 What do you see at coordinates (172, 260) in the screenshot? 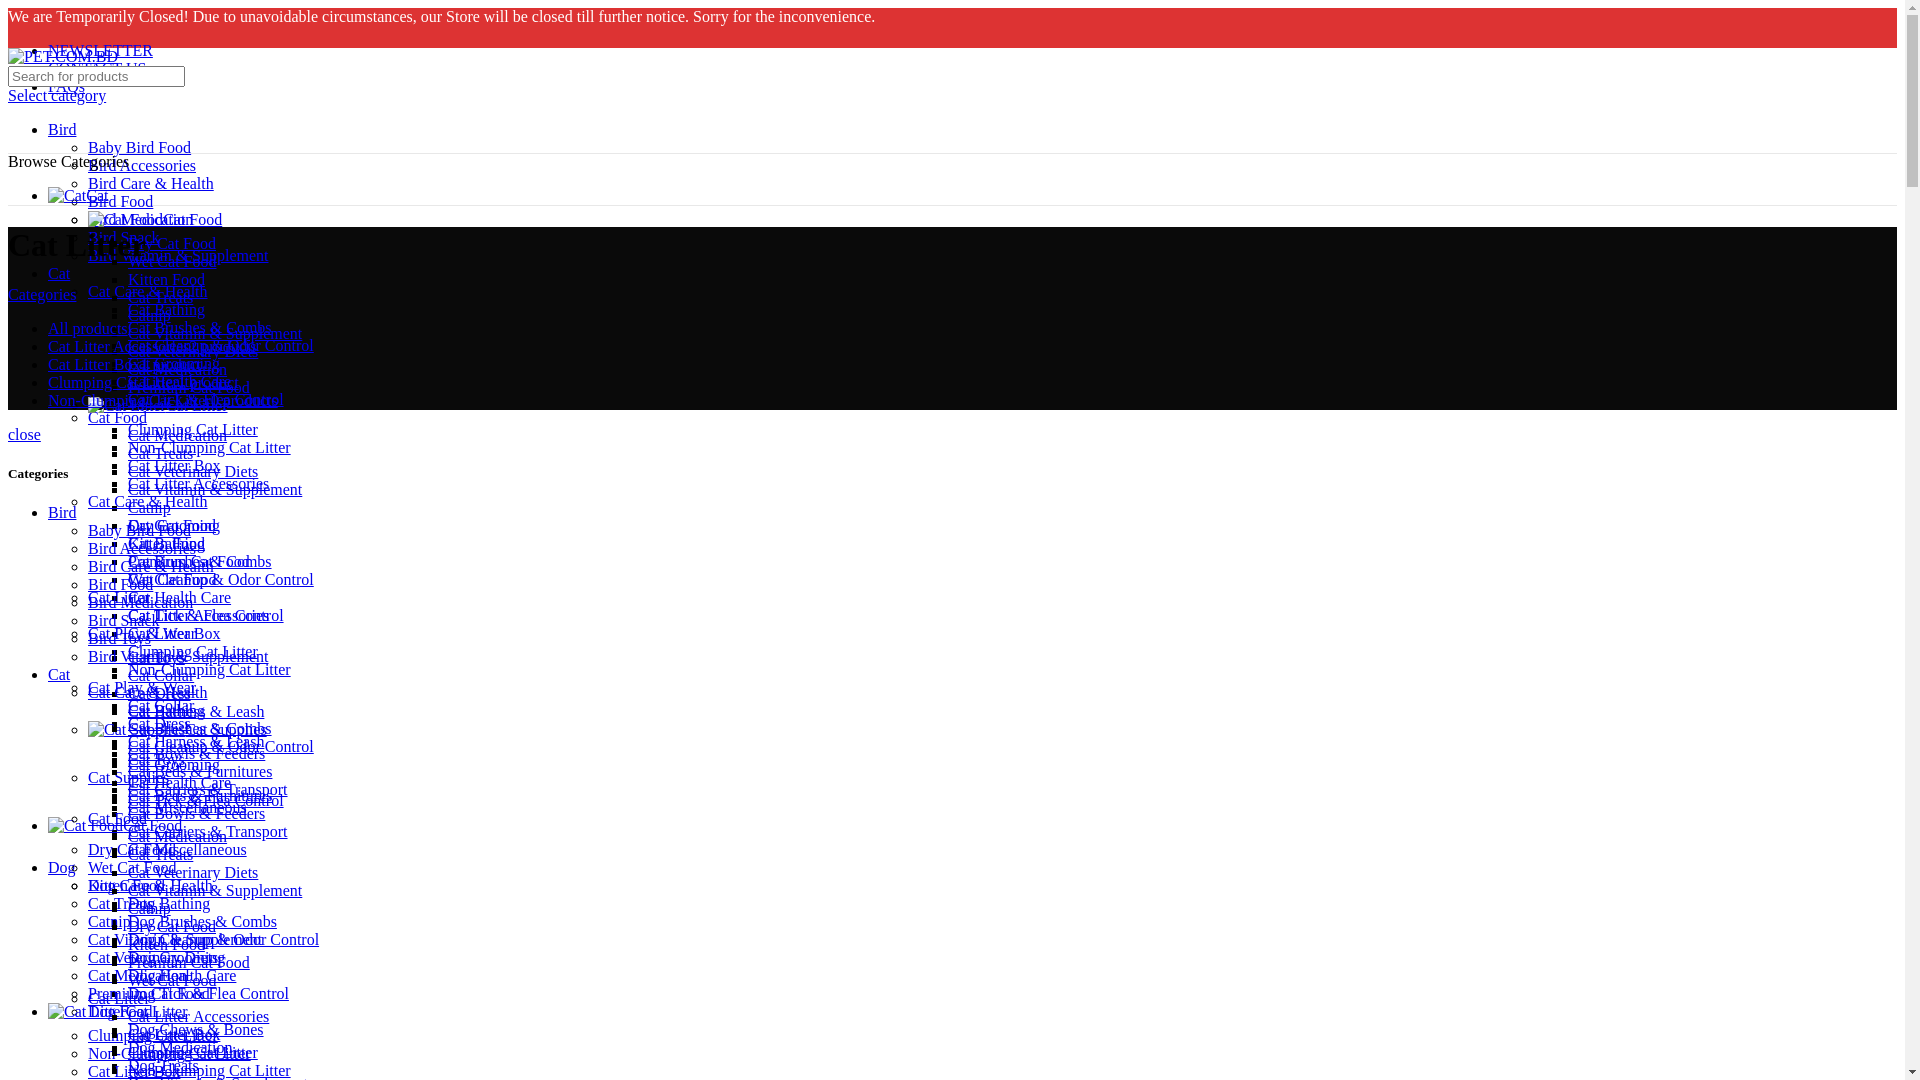
I see `'Wet Cat Food'` at bounding box center [172, 260].